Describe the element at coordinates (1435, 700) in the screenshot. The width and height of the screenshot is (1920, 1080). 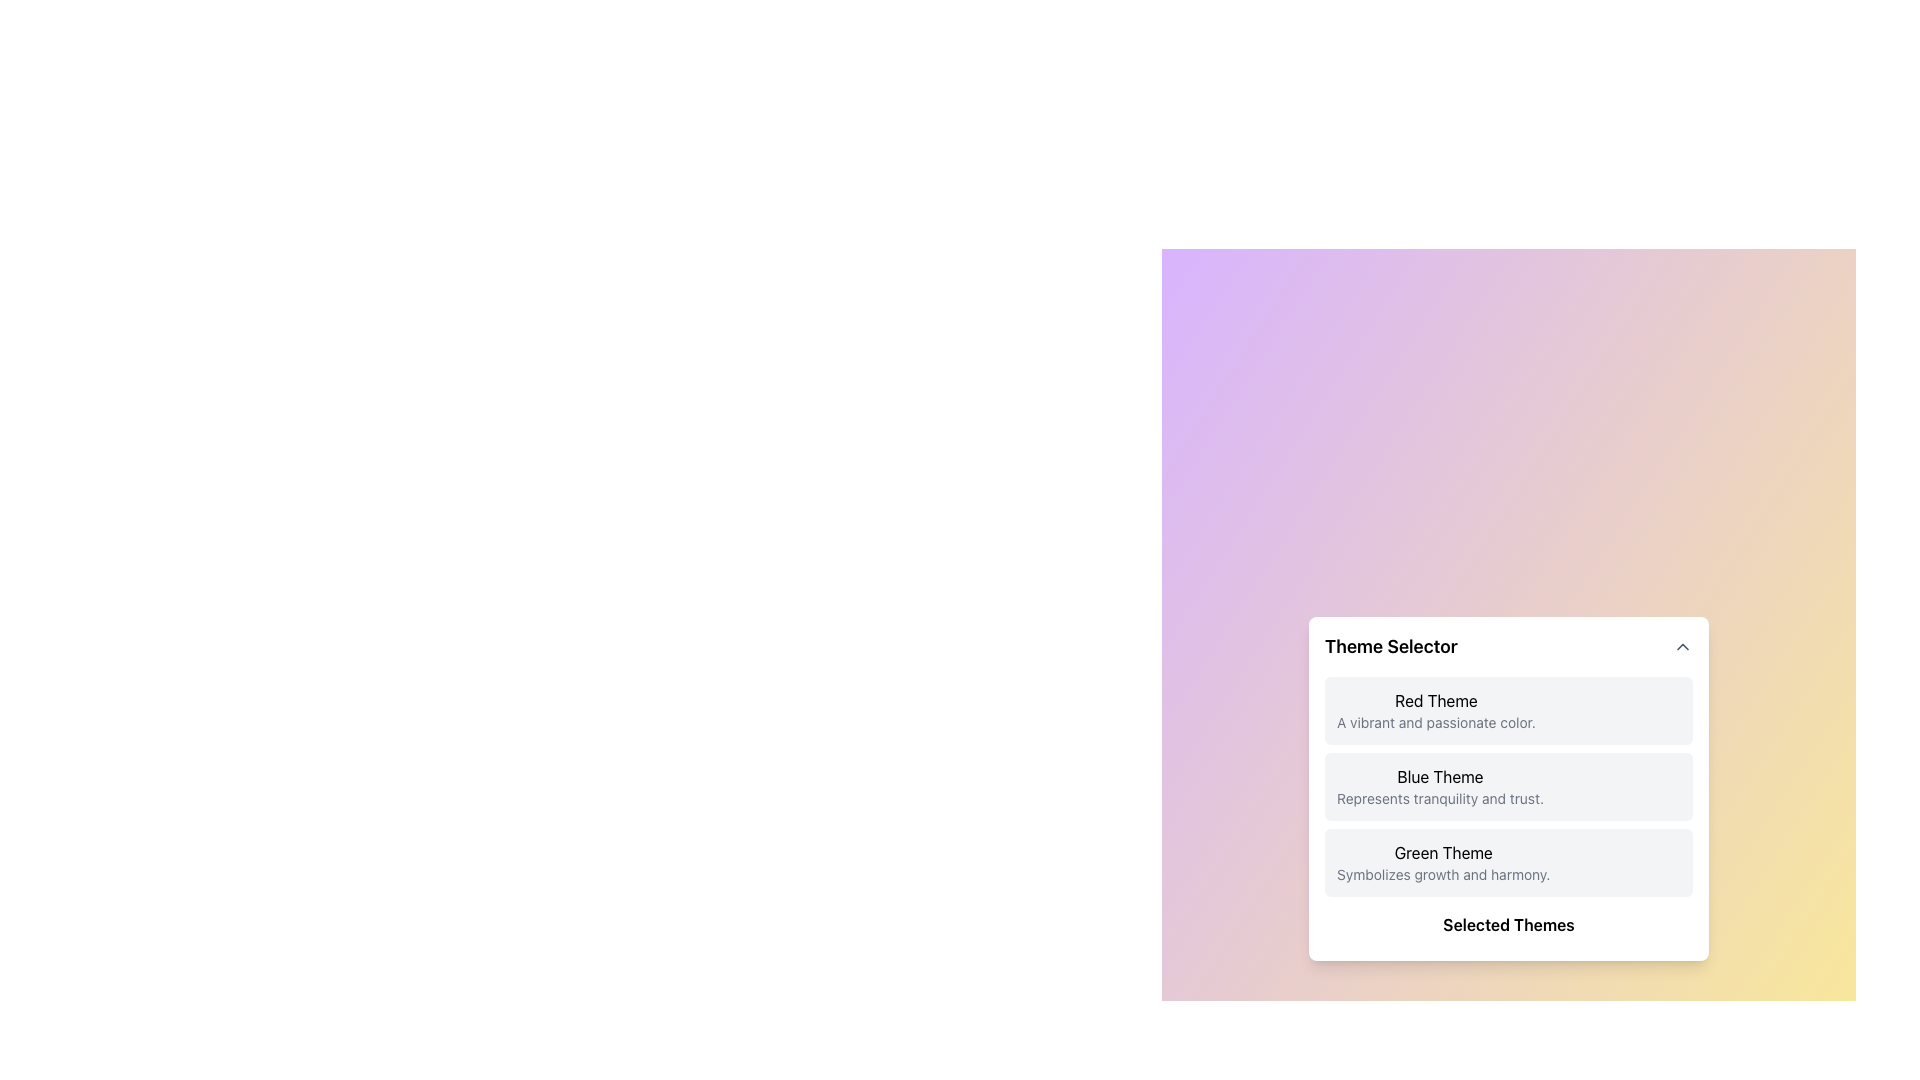
I see `the 'Red Theme' label in the theme selector menu, which serves as a title for the option and is positioned above the descriptive text` at that location.